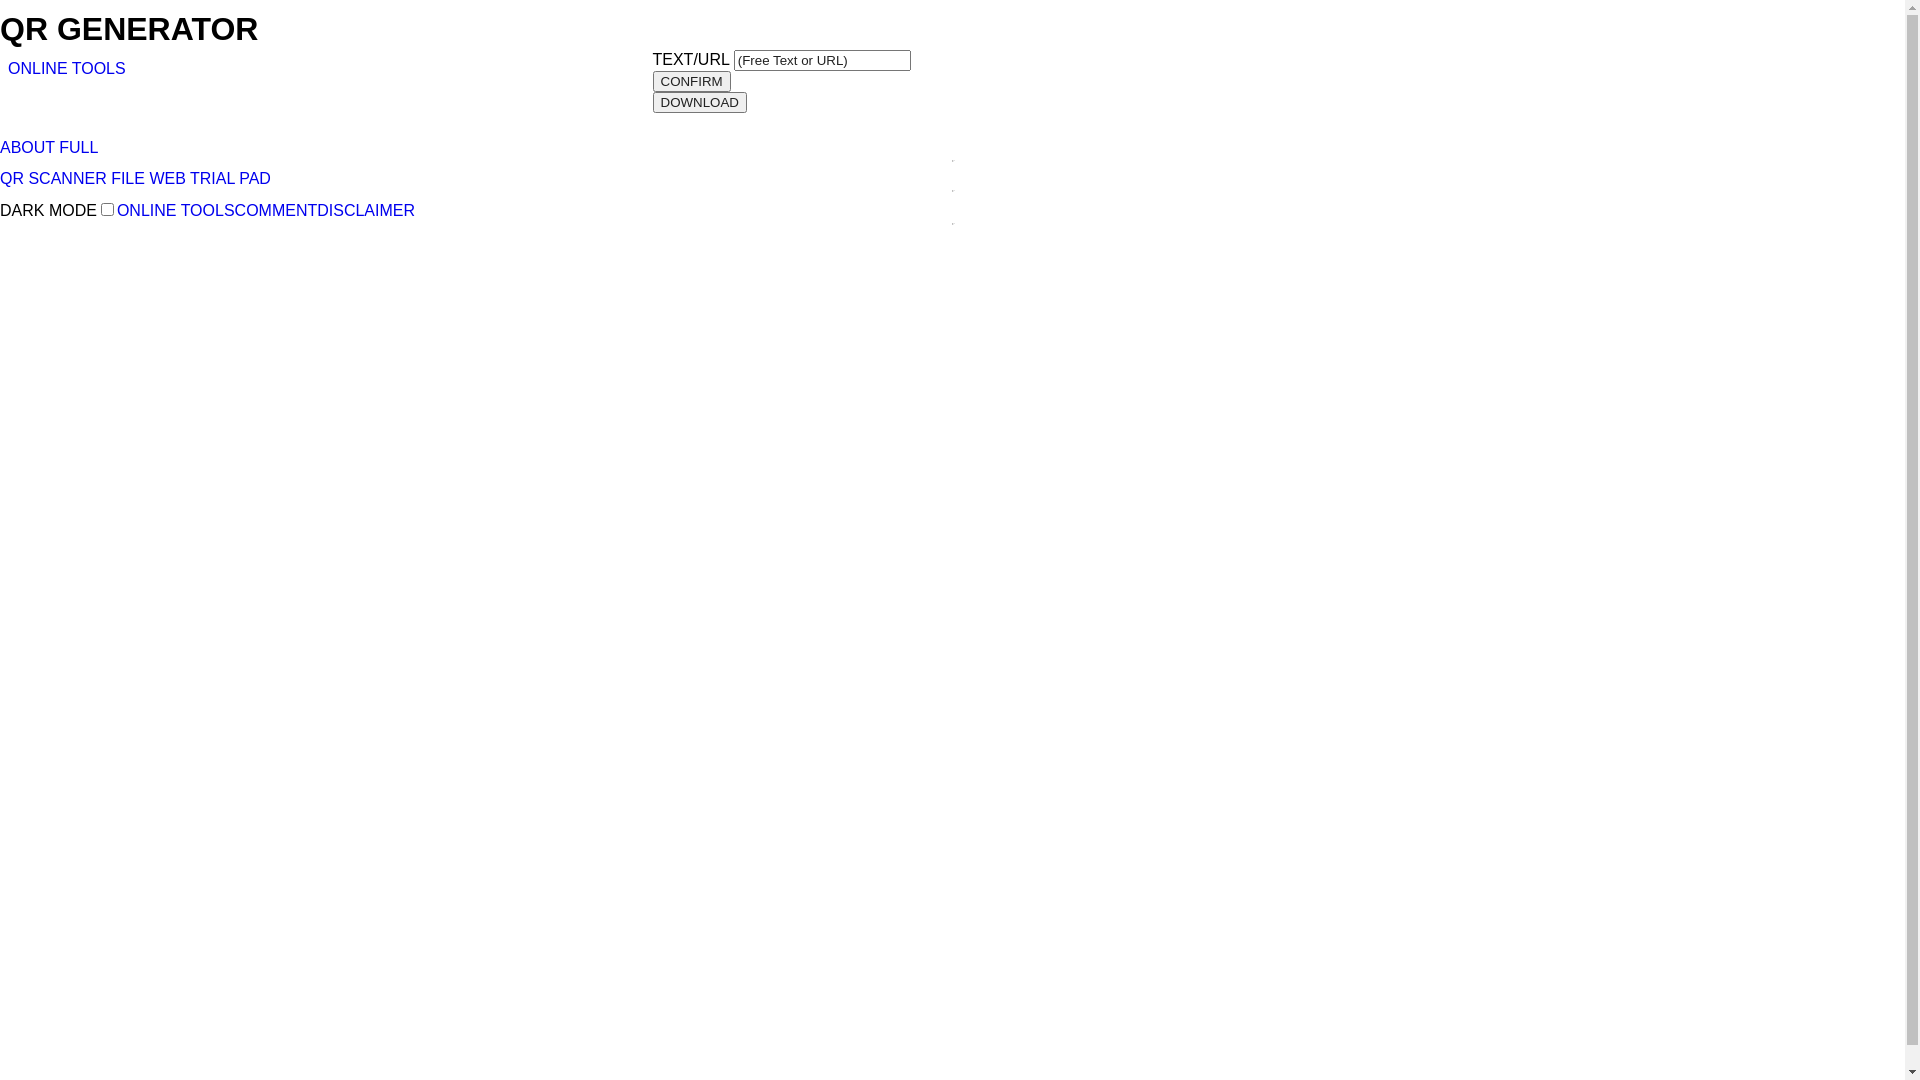 The image size is (1920, 1080). Describe the element at coordinates (67, 67) in the screenshot. I see `'ONLINE TOOLS'` at that location.